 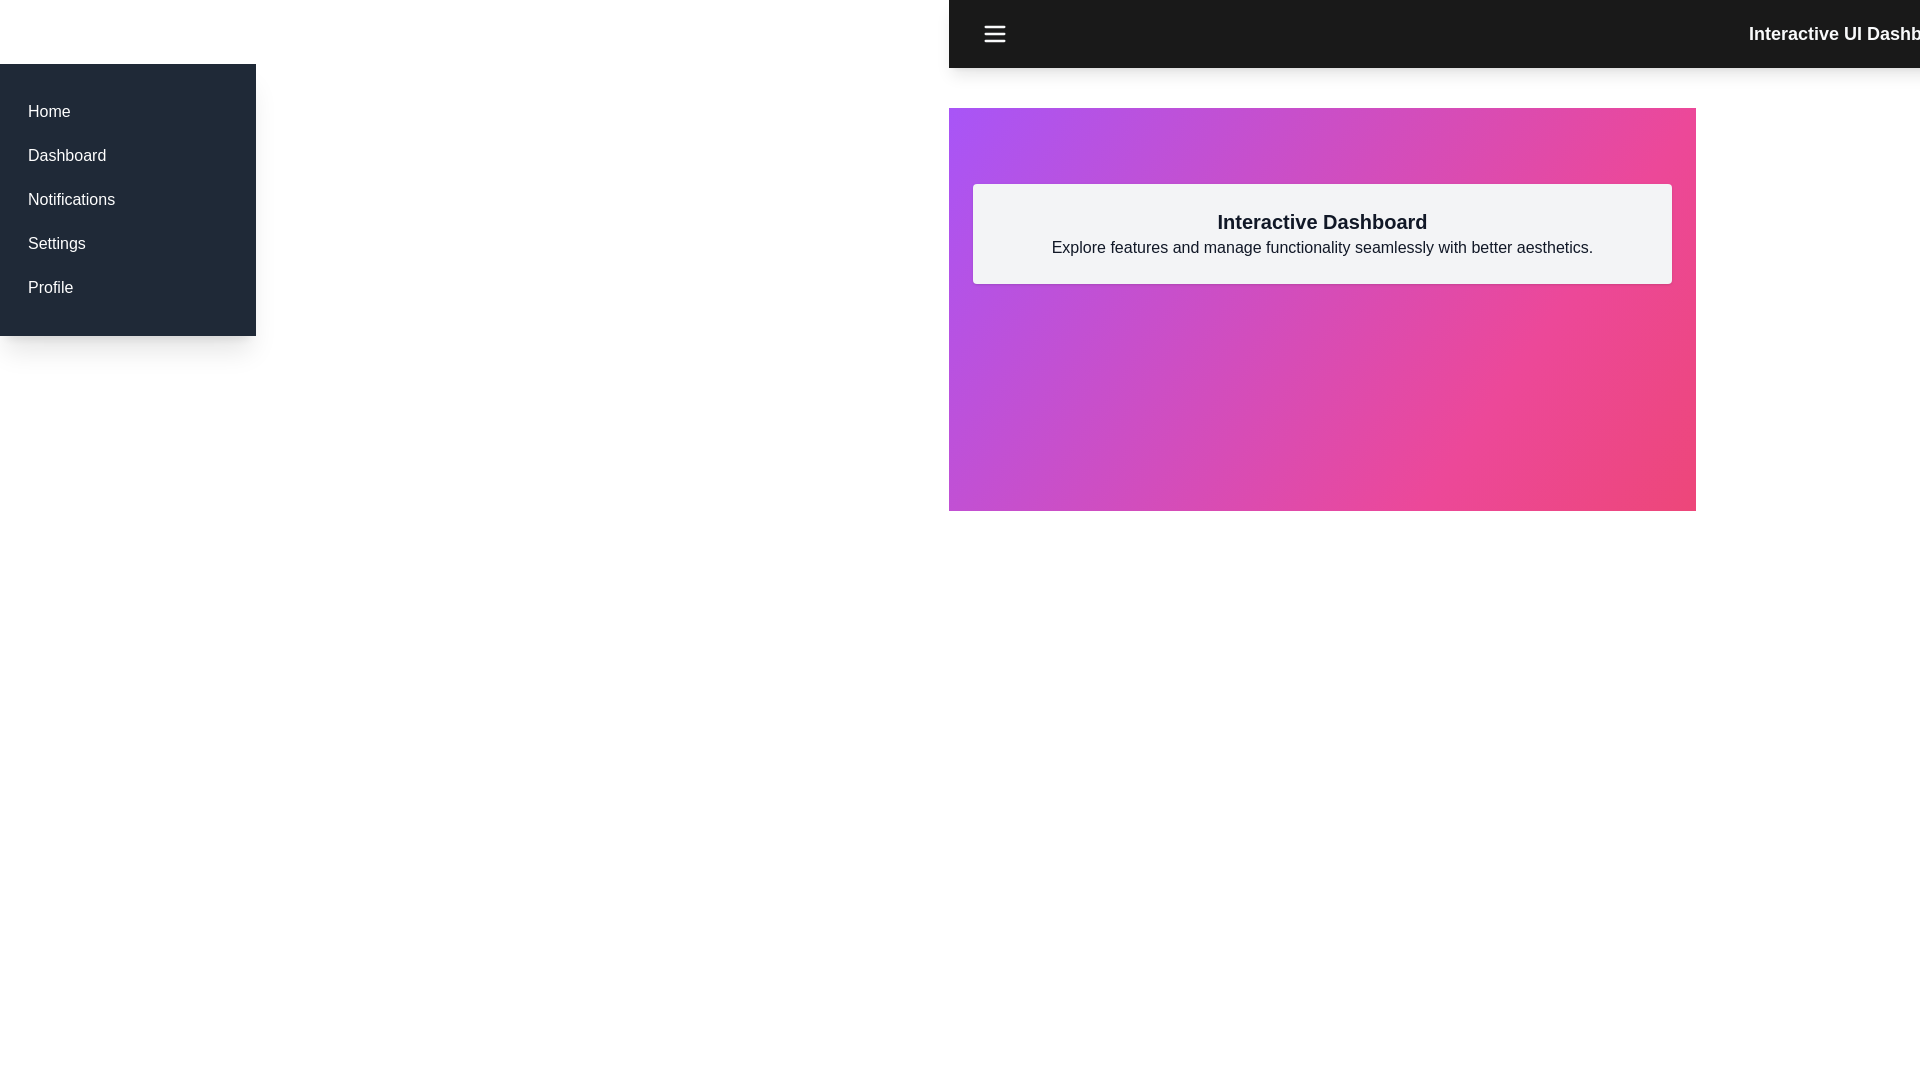 What do you see at coordinates (50, 288) in the screenshot?
I see `the menu item Profile from the side navigation menu` at bounding box center [50, 288].